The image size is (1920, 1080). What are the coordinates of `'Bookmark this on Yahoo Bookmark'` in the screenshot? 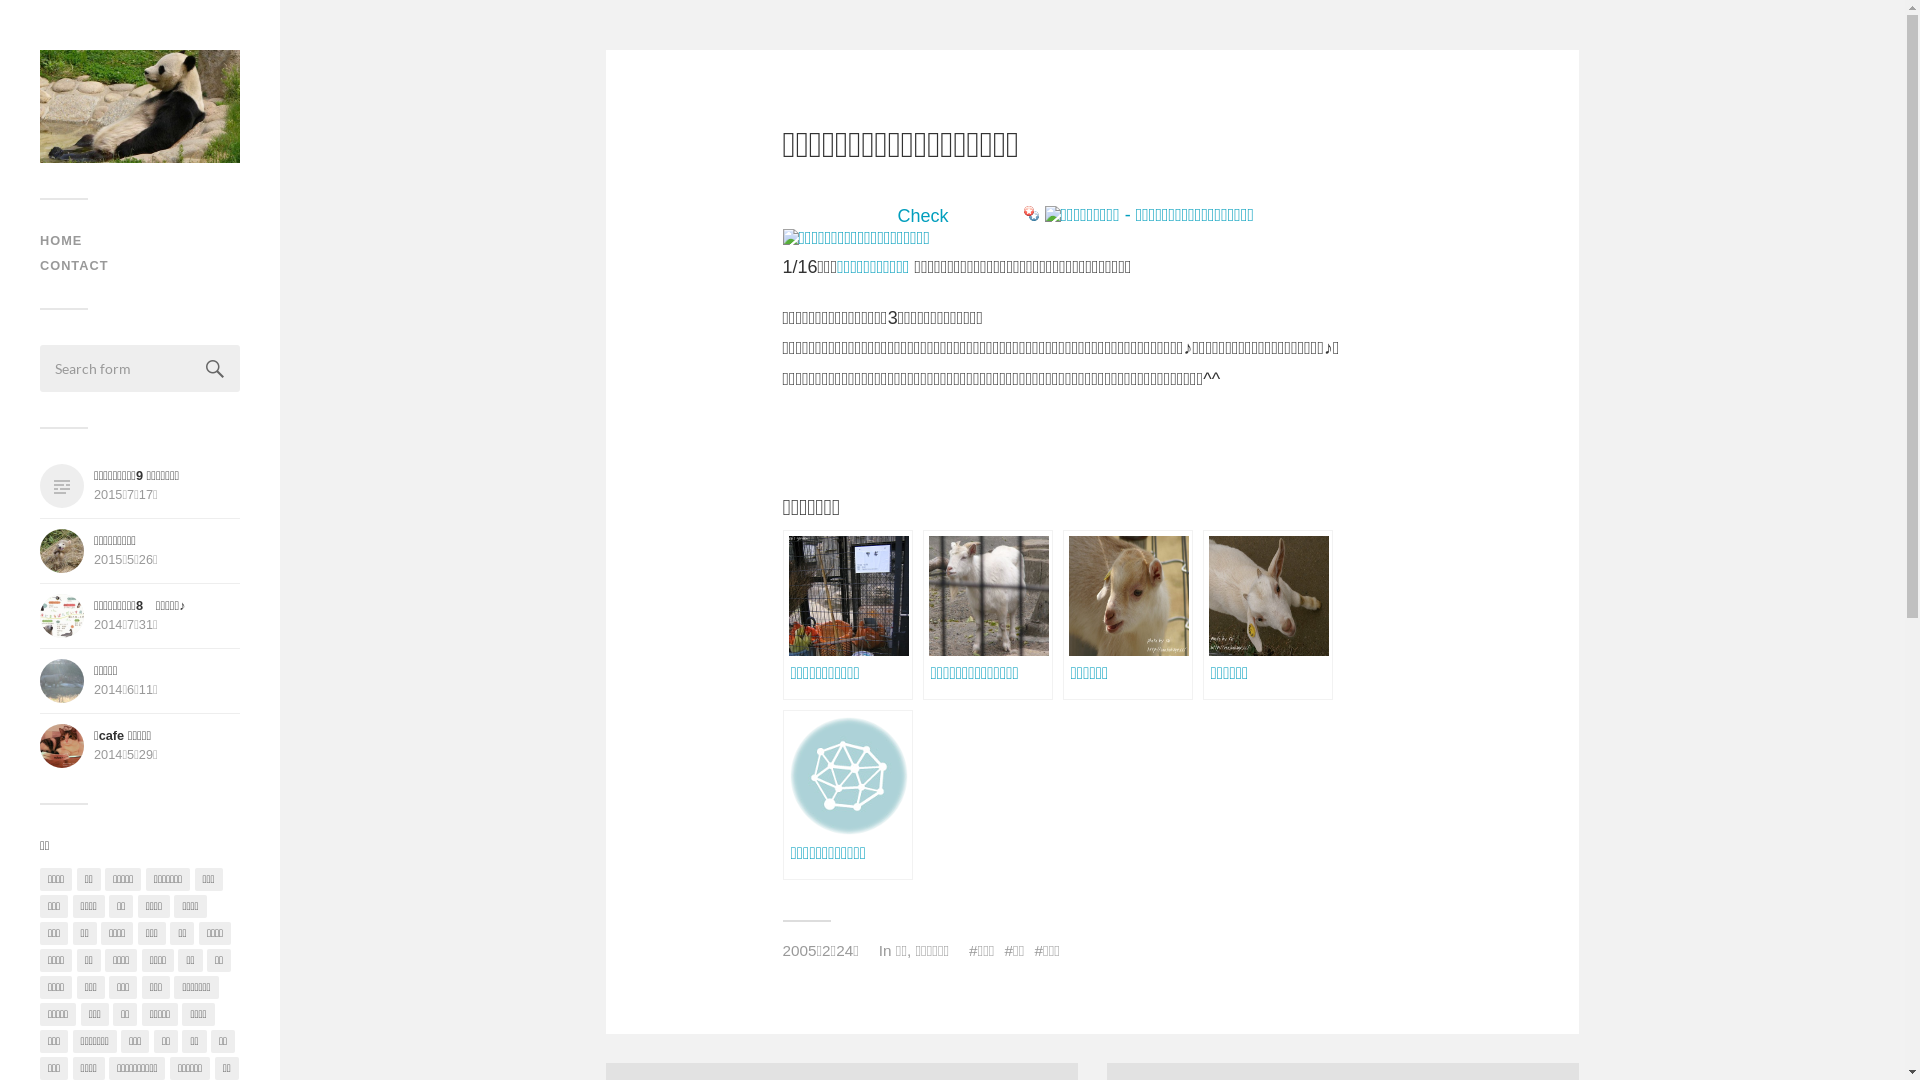 It's located at (1032, 213).